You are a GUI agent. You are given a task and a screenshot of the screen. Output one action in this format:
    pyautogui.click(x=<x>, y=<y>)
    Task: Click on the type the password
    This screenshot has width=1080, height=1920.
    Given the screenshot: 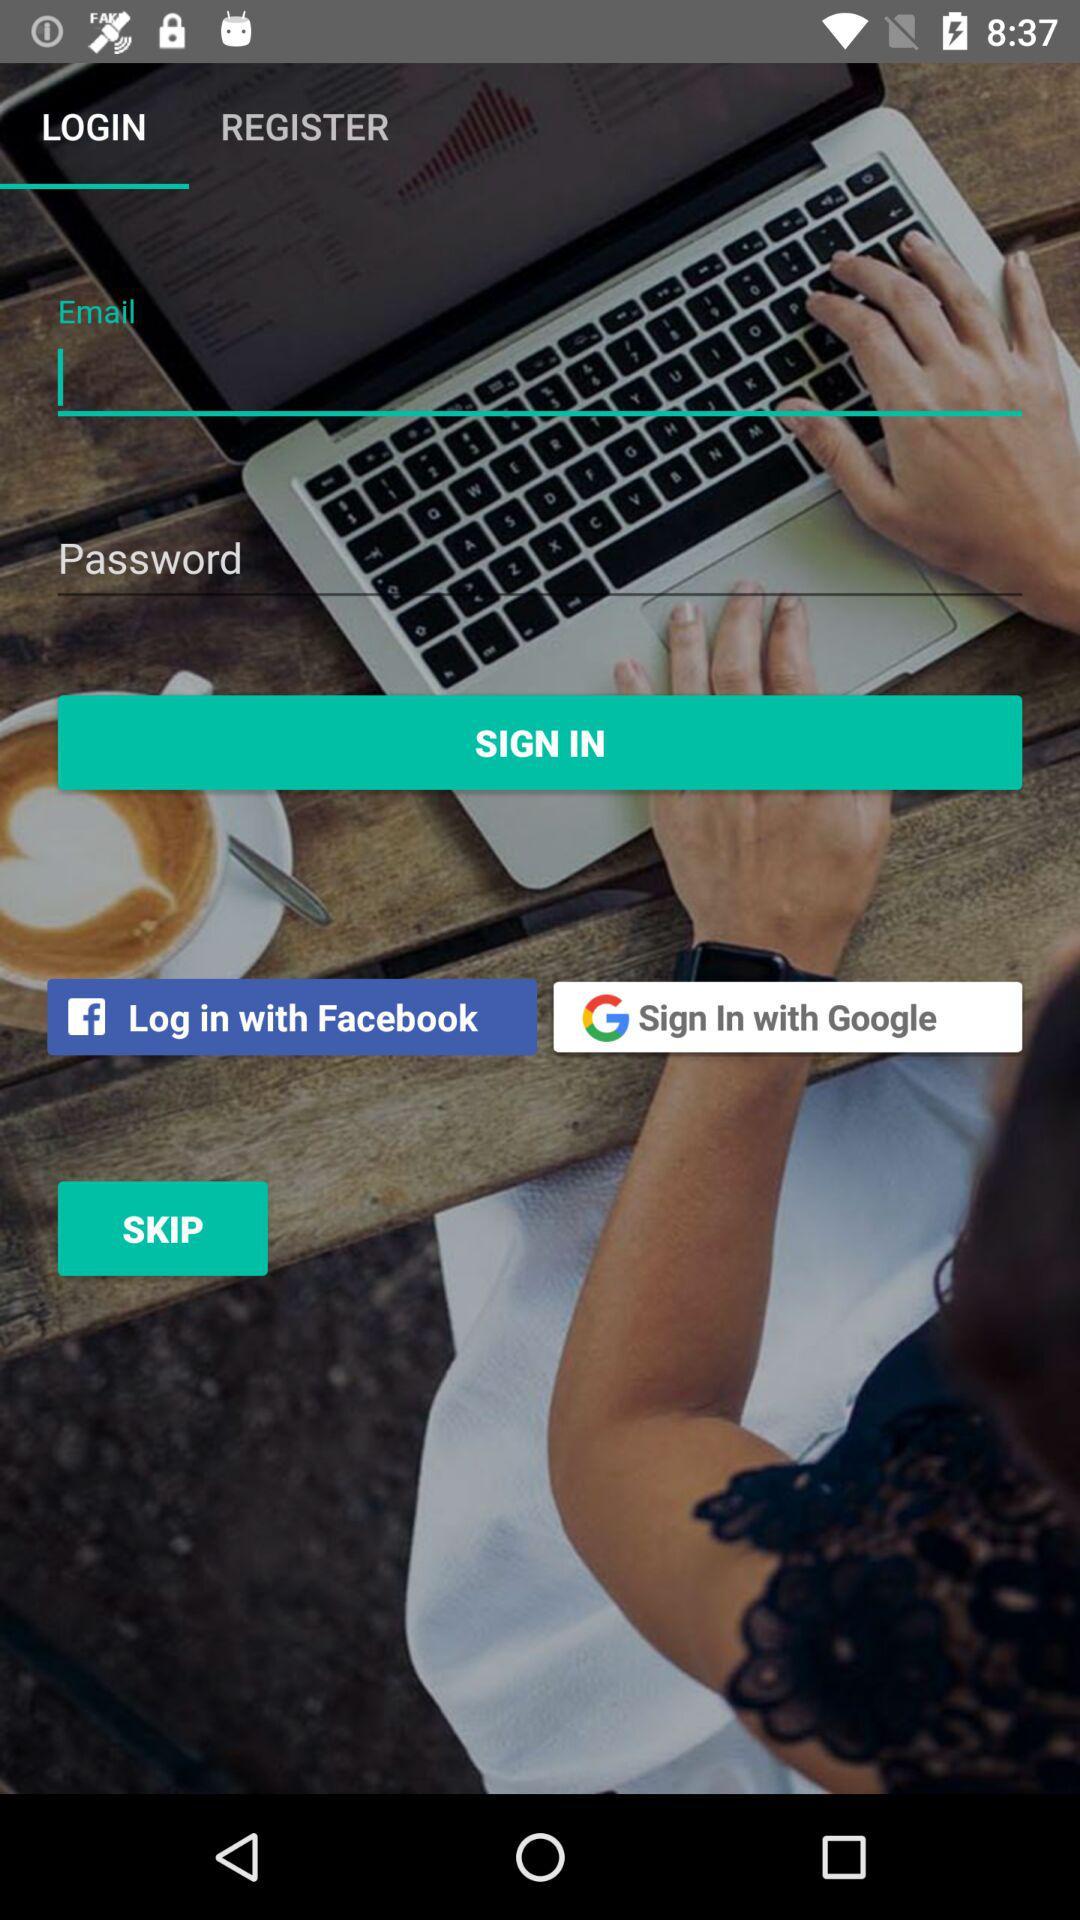 What is the action you would take?
    pyautogui.click(x=540, y=560)
    